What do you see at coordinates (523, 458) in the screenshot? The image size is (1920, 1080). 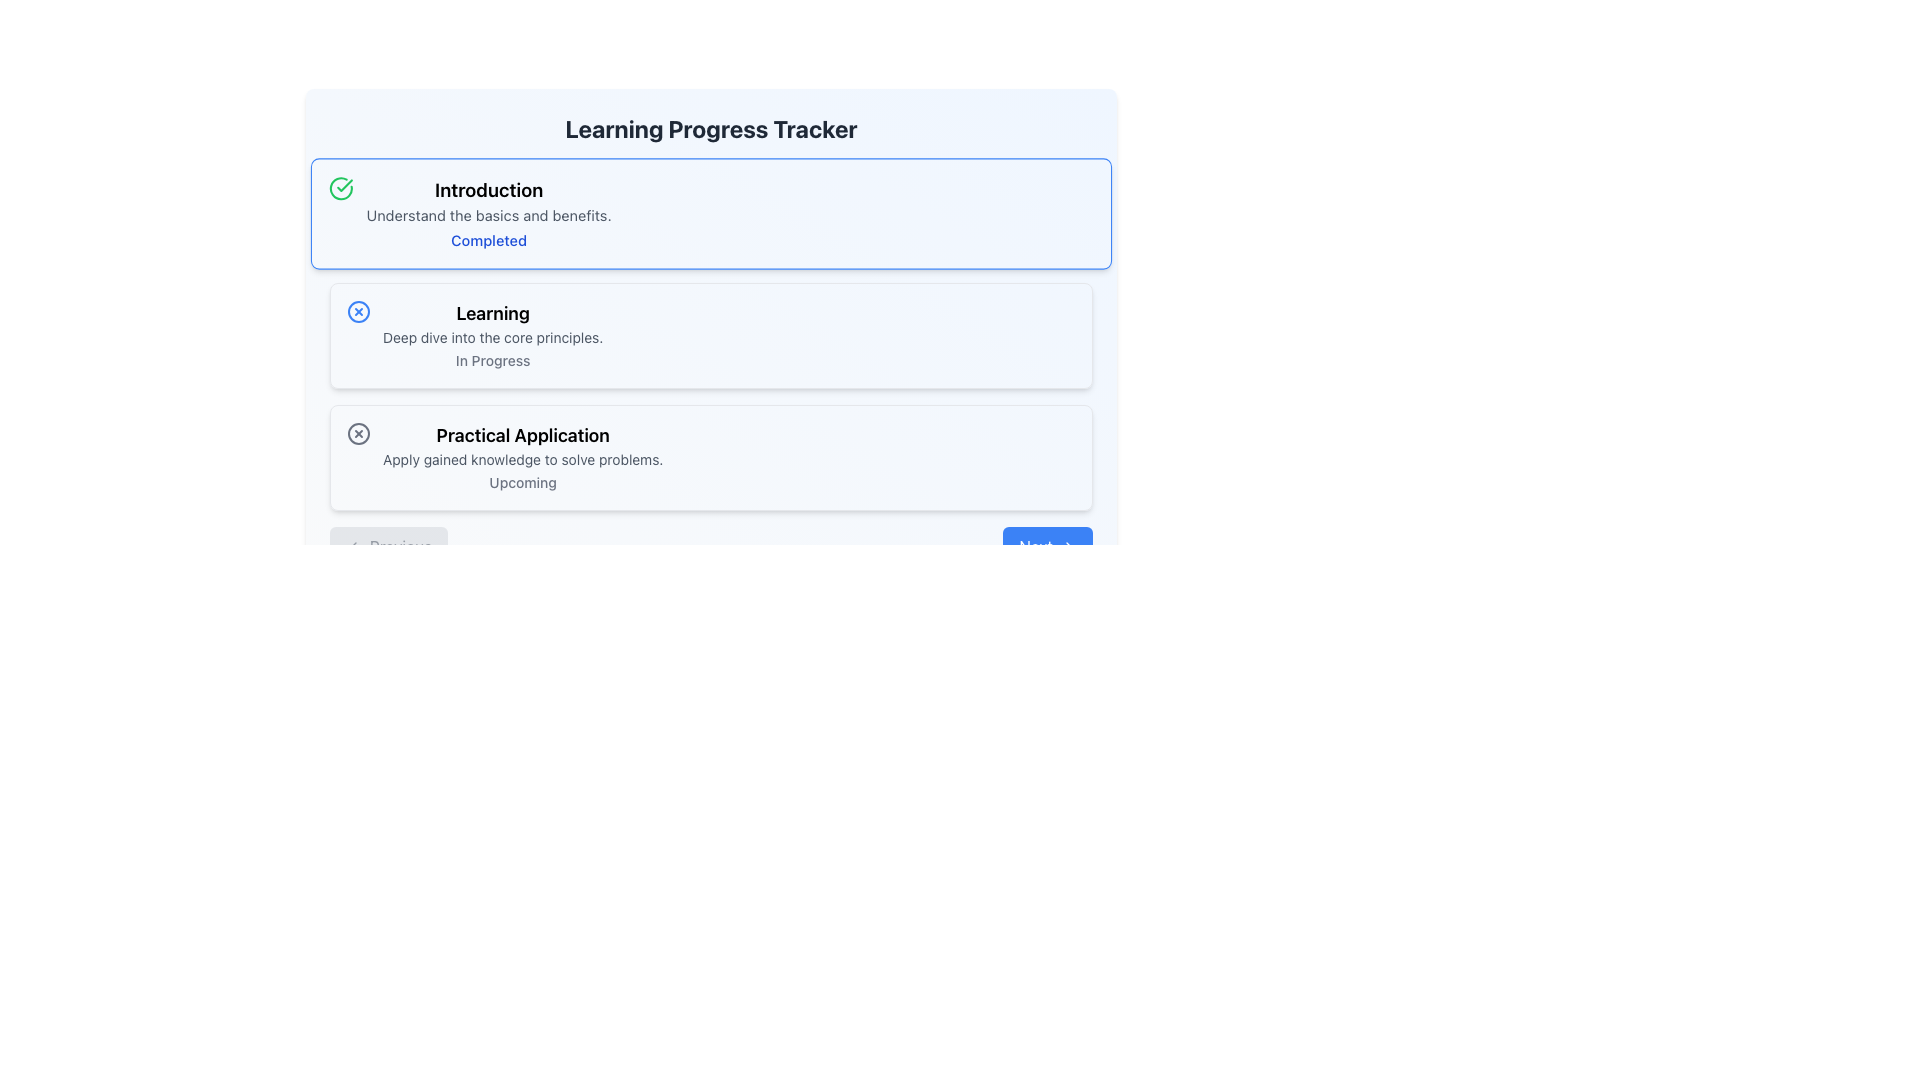 I see `information from the 'Practical Application' informational block within the 'Learning Progress Tracker' section, which indicates its status as 'Upcoming'` at bounding box center [523, 458].